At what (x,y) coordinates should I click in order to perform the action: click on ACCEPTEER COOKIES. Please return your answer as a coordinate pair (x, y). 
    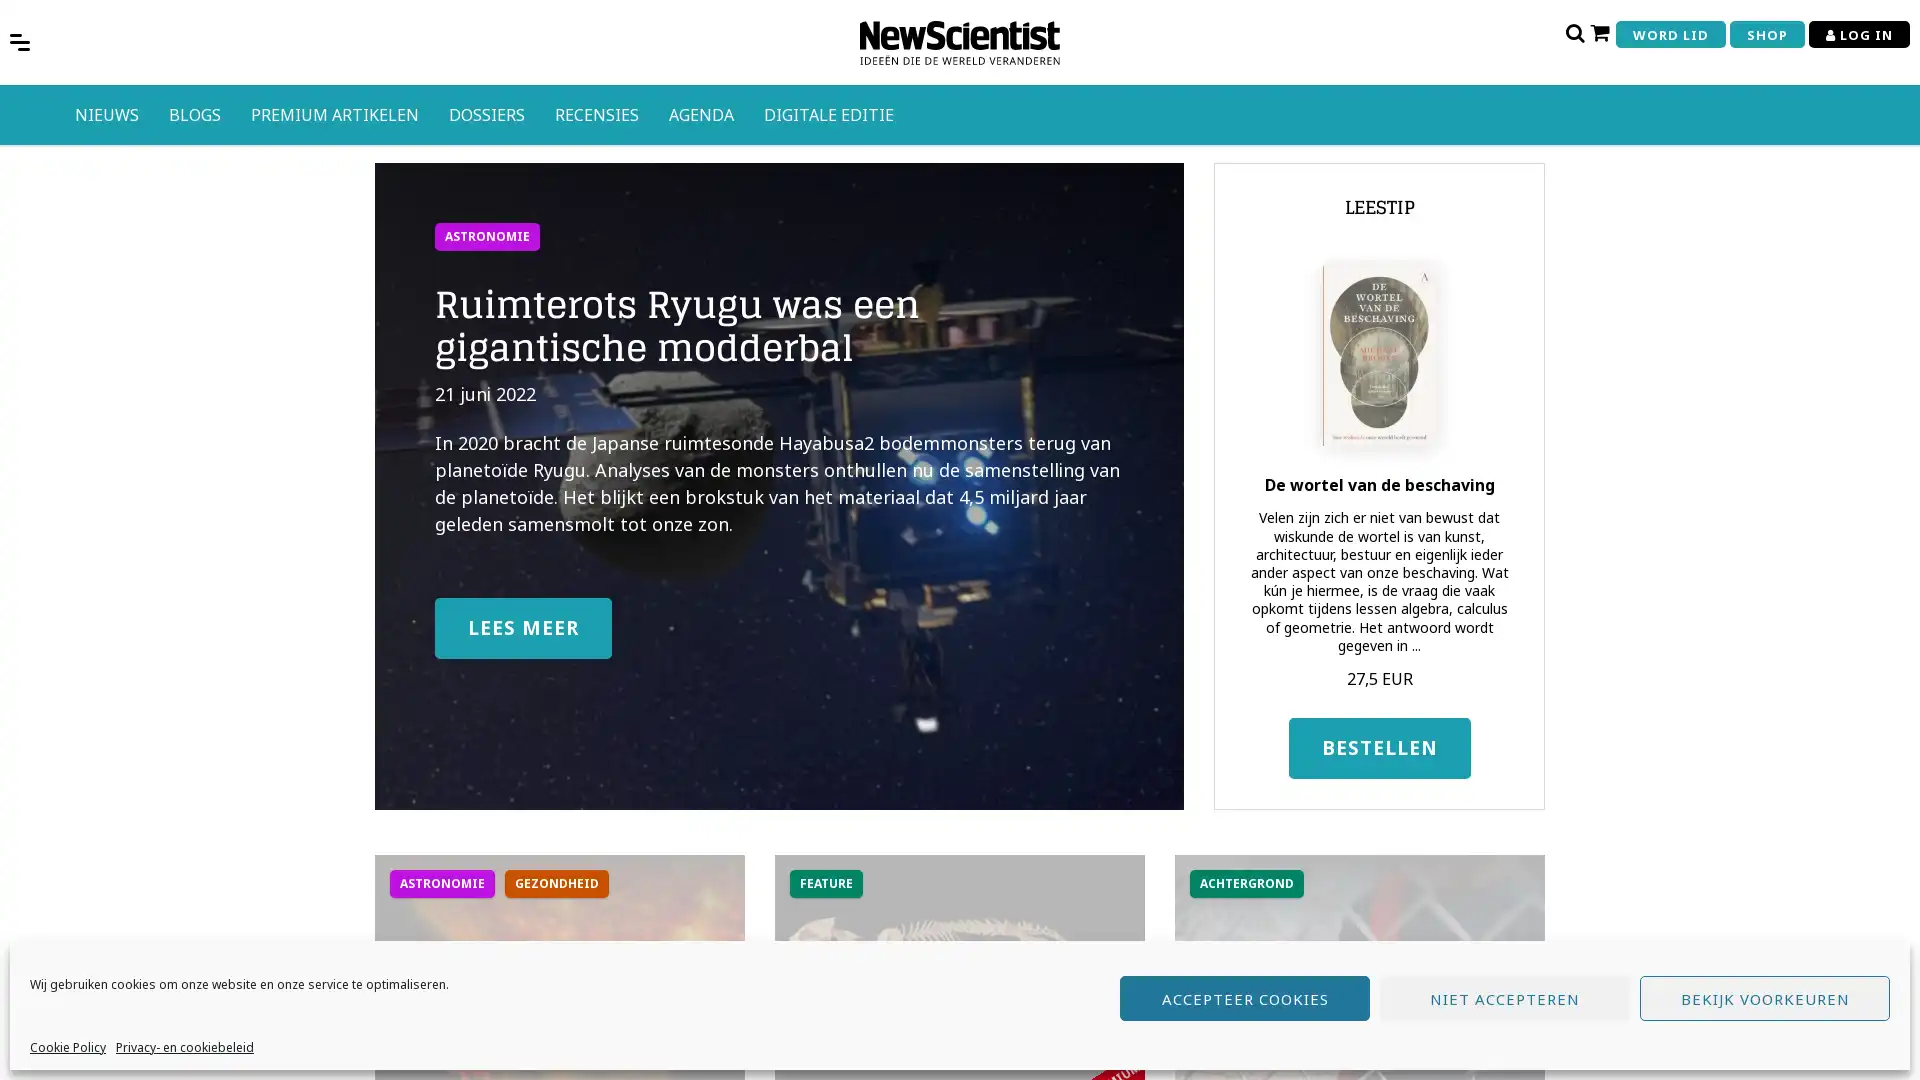
    Looking at the image, I should click on (1243, 998).